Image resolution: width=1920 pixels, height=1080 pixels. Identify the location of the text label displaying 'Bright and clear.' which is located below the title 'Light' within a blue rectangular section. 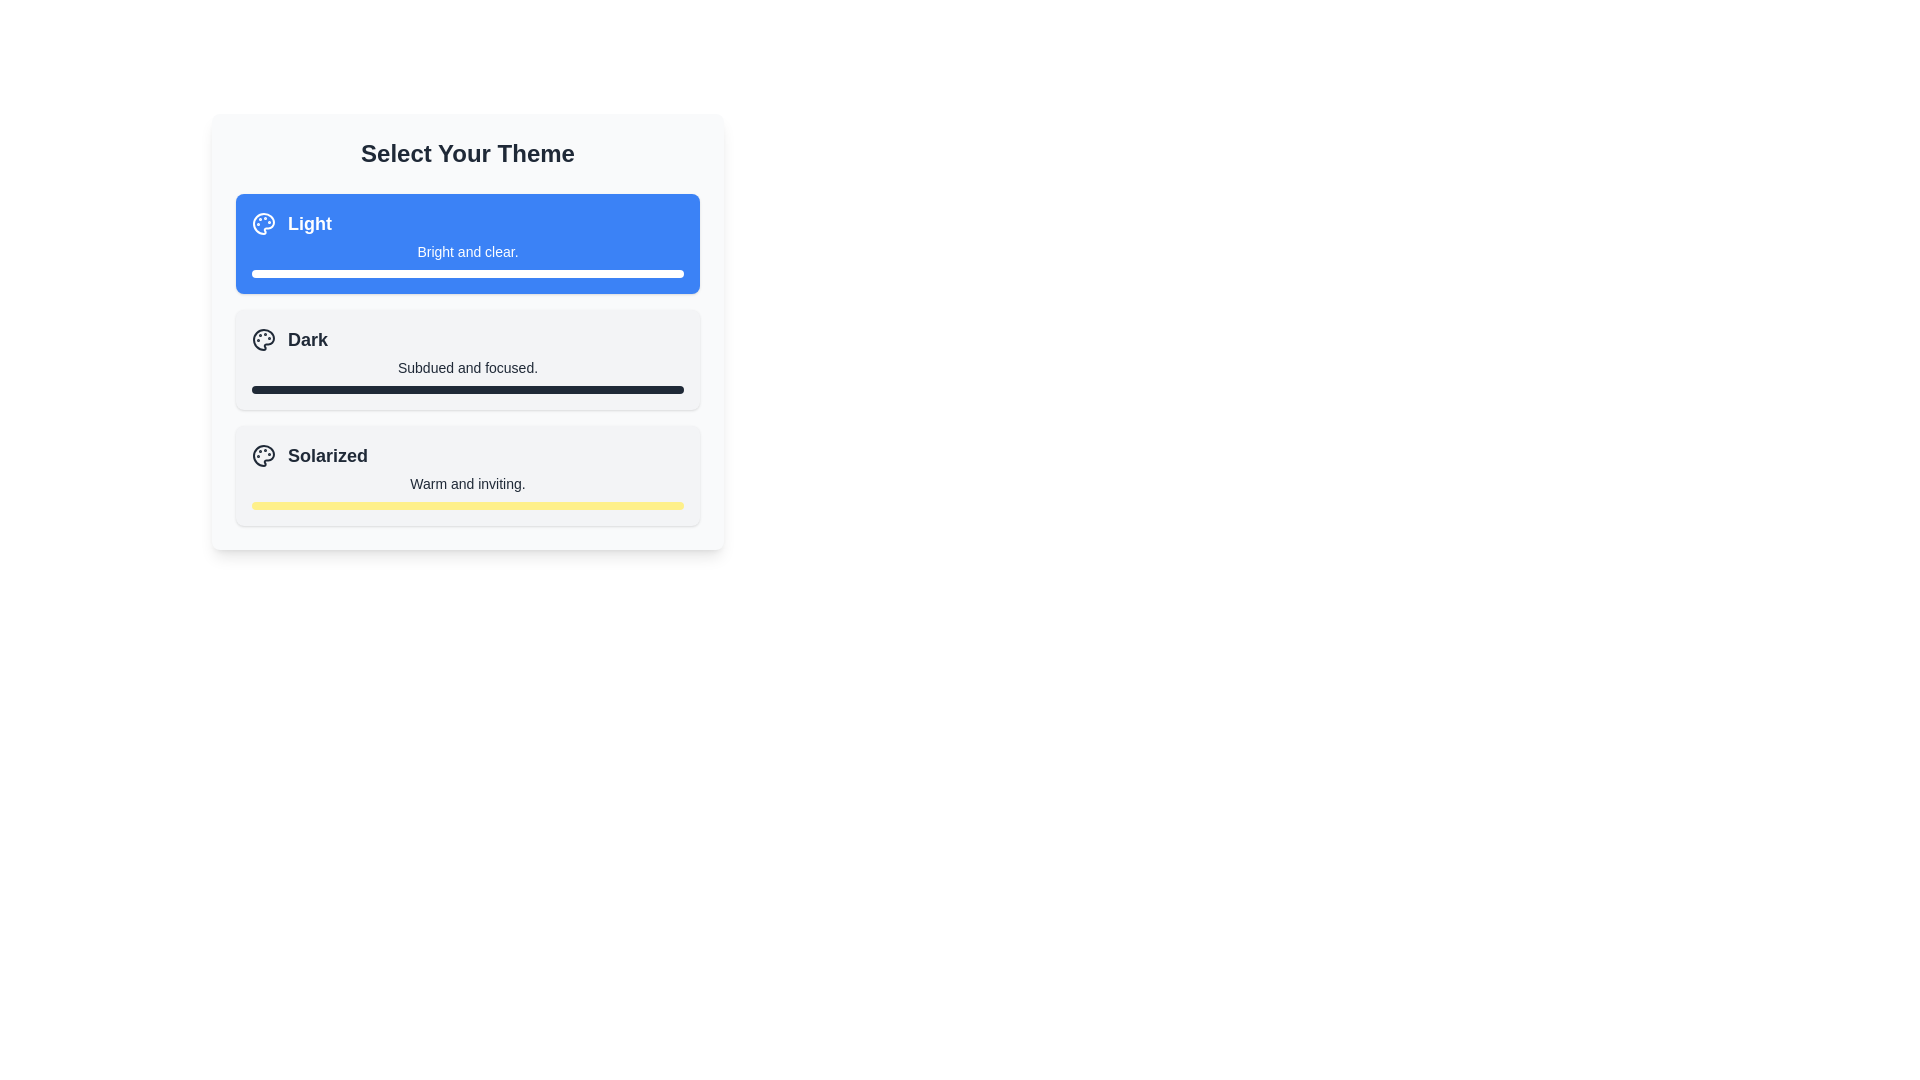
(466, 250).